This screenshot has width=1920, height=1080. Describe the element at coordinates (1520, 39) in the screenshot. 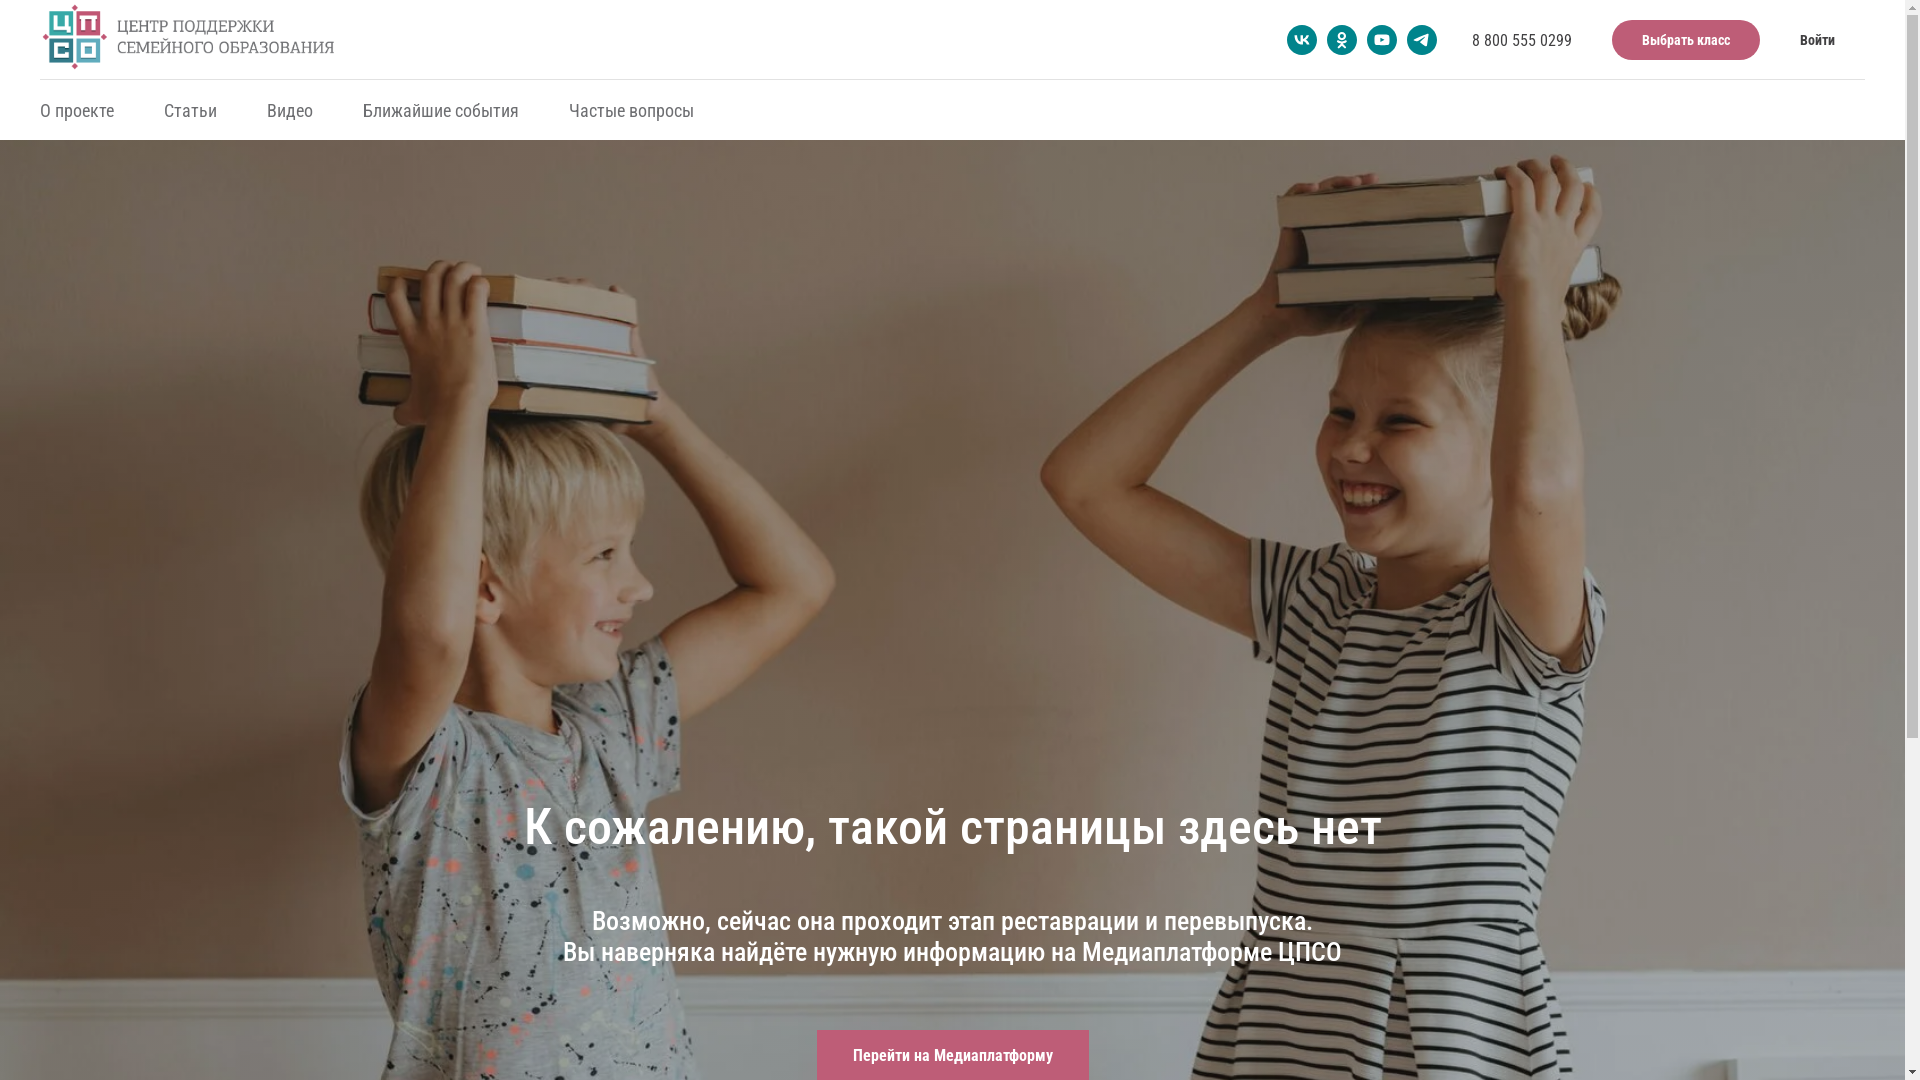

I see `'8 800 555 0299'` at that location.